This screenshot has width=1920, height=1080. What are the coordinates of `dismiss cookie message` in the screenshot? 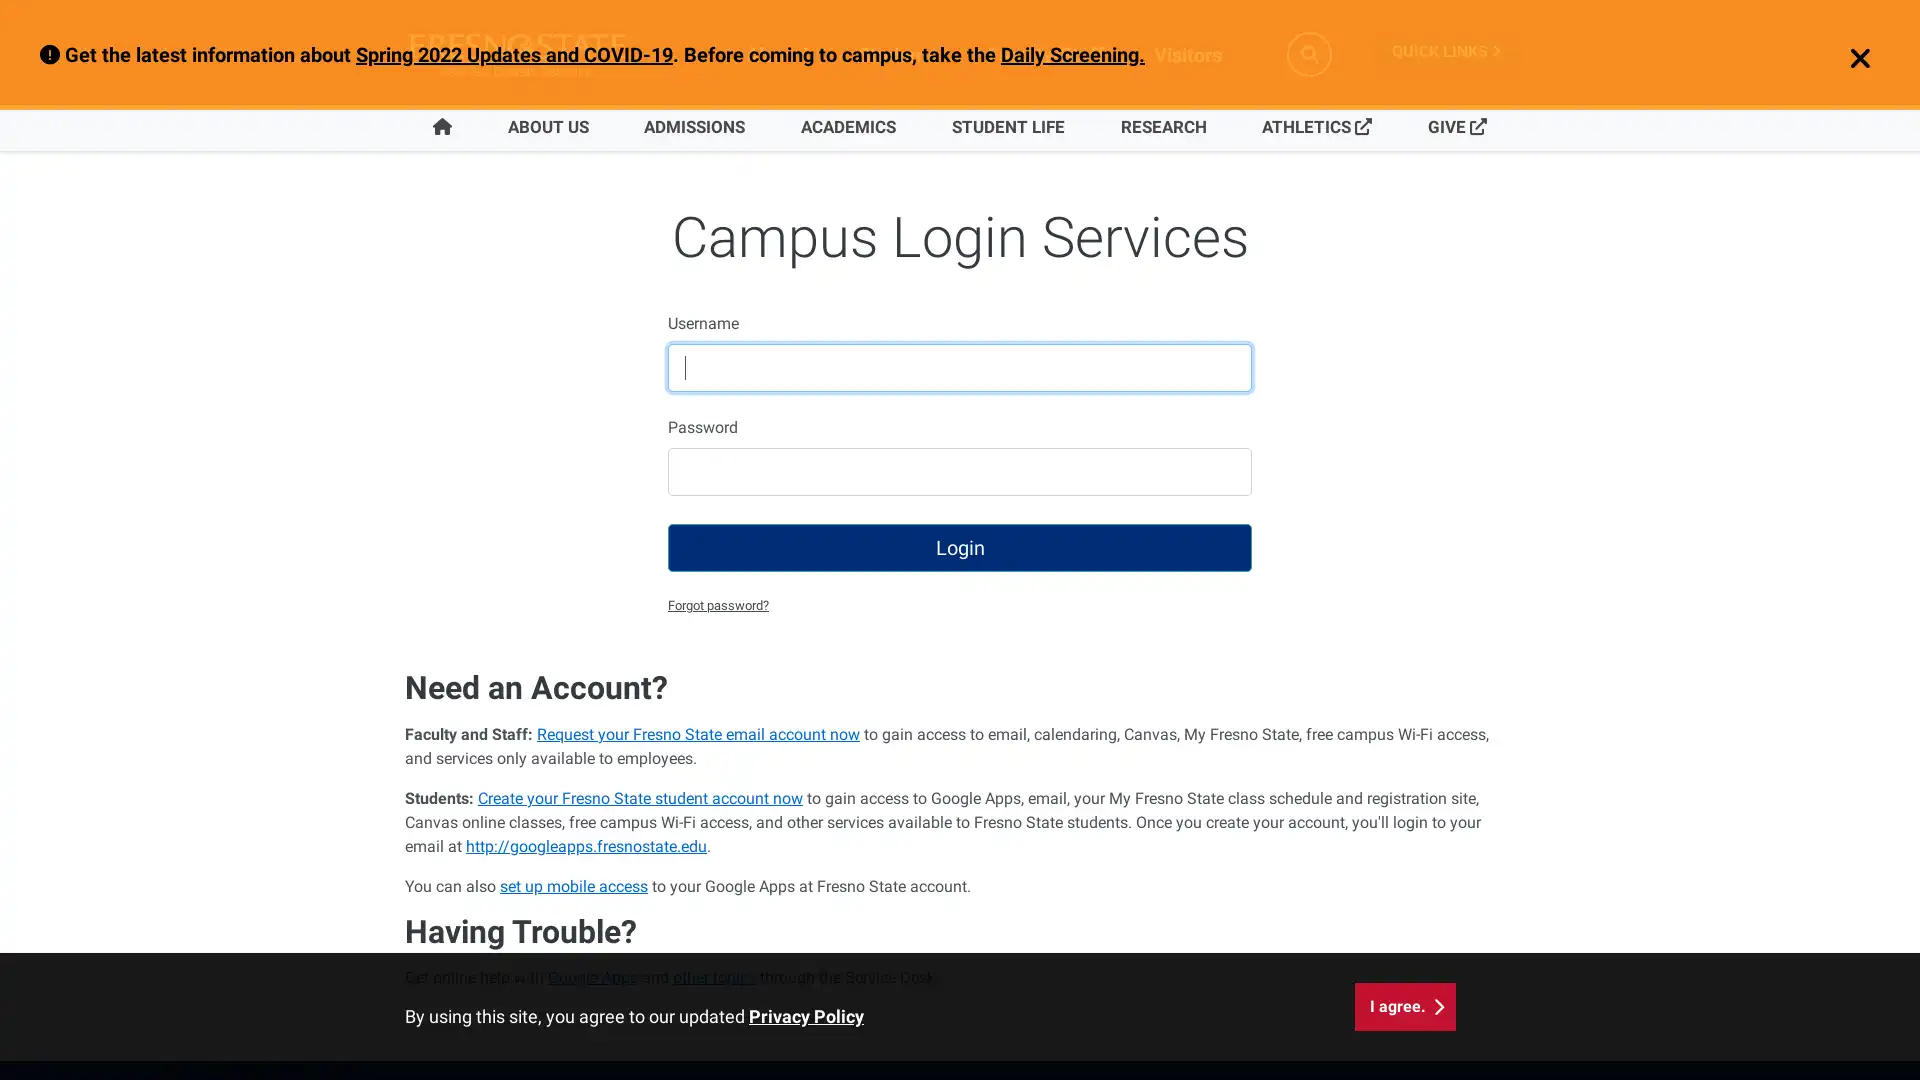 It's located at (1404, 1006).